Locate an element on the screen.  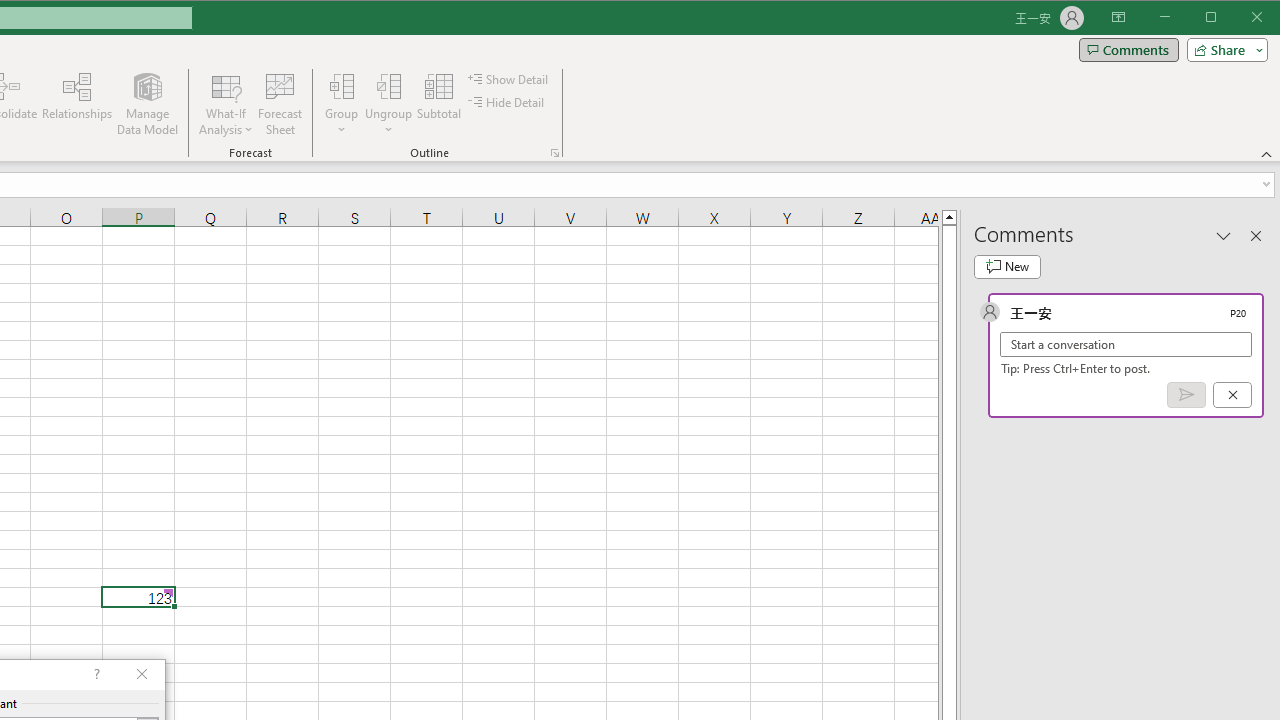
'Manage Data Model' is located at coordinates (146, 104).